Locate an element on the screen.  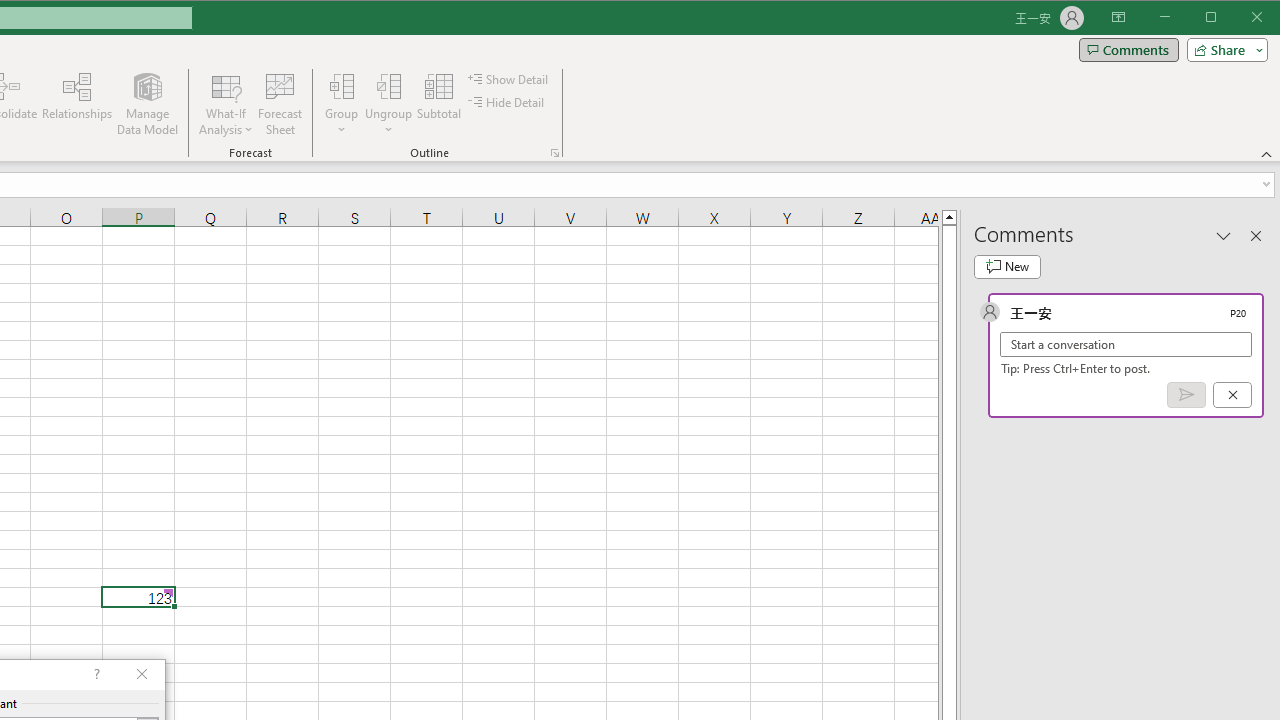
'Manage Data Model' is located at coordinates (146, 104).